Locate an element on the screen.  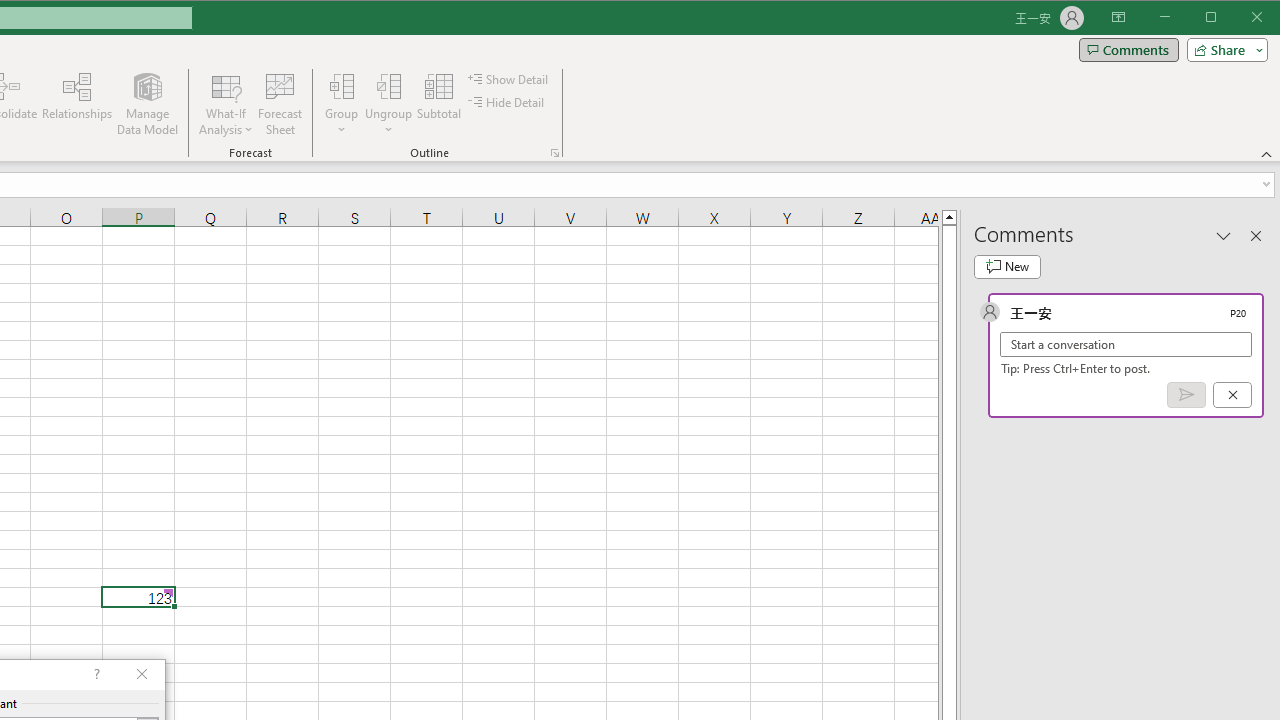
'Manage Data Model' is located at coordinates (146, 104).